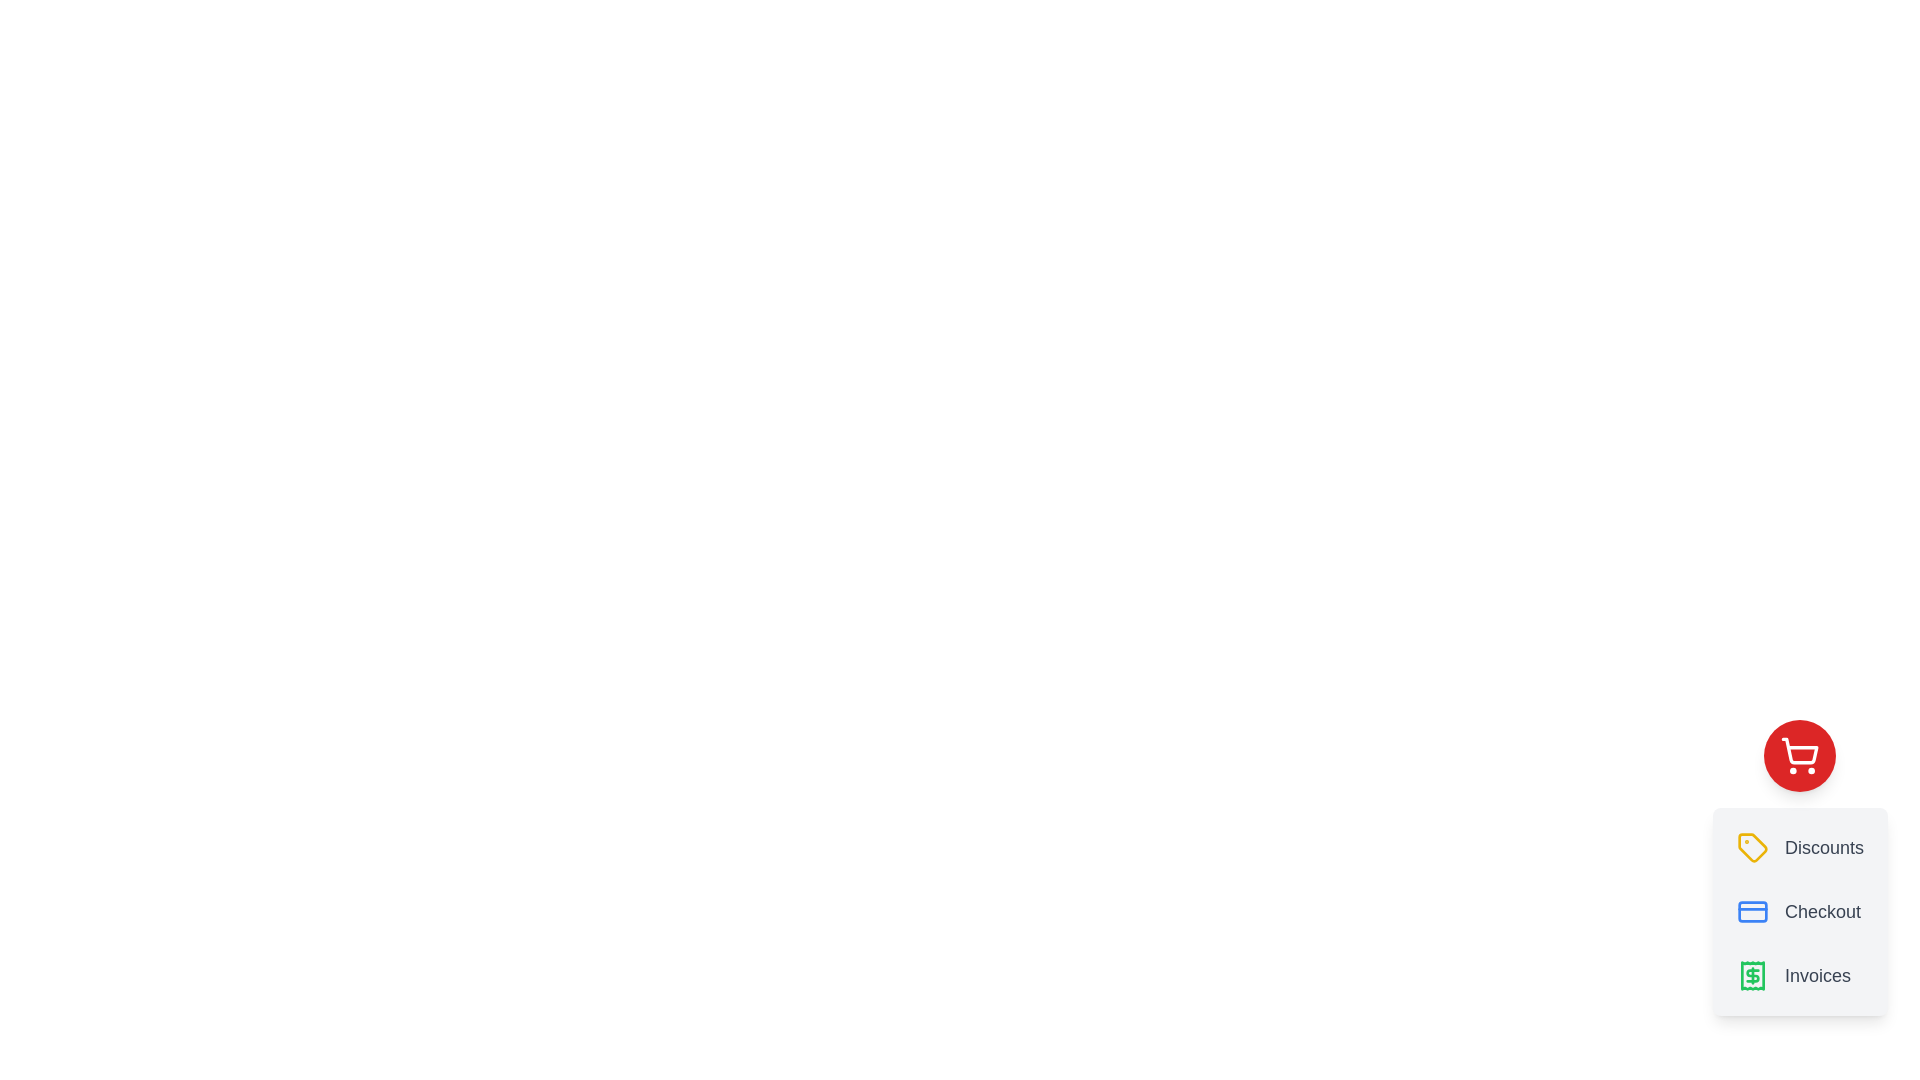  Describe the element at coordinates (1800, 911) in the screenshot. I see `the button labeled Checkout to observe its hover effect or tooltip` at that location.